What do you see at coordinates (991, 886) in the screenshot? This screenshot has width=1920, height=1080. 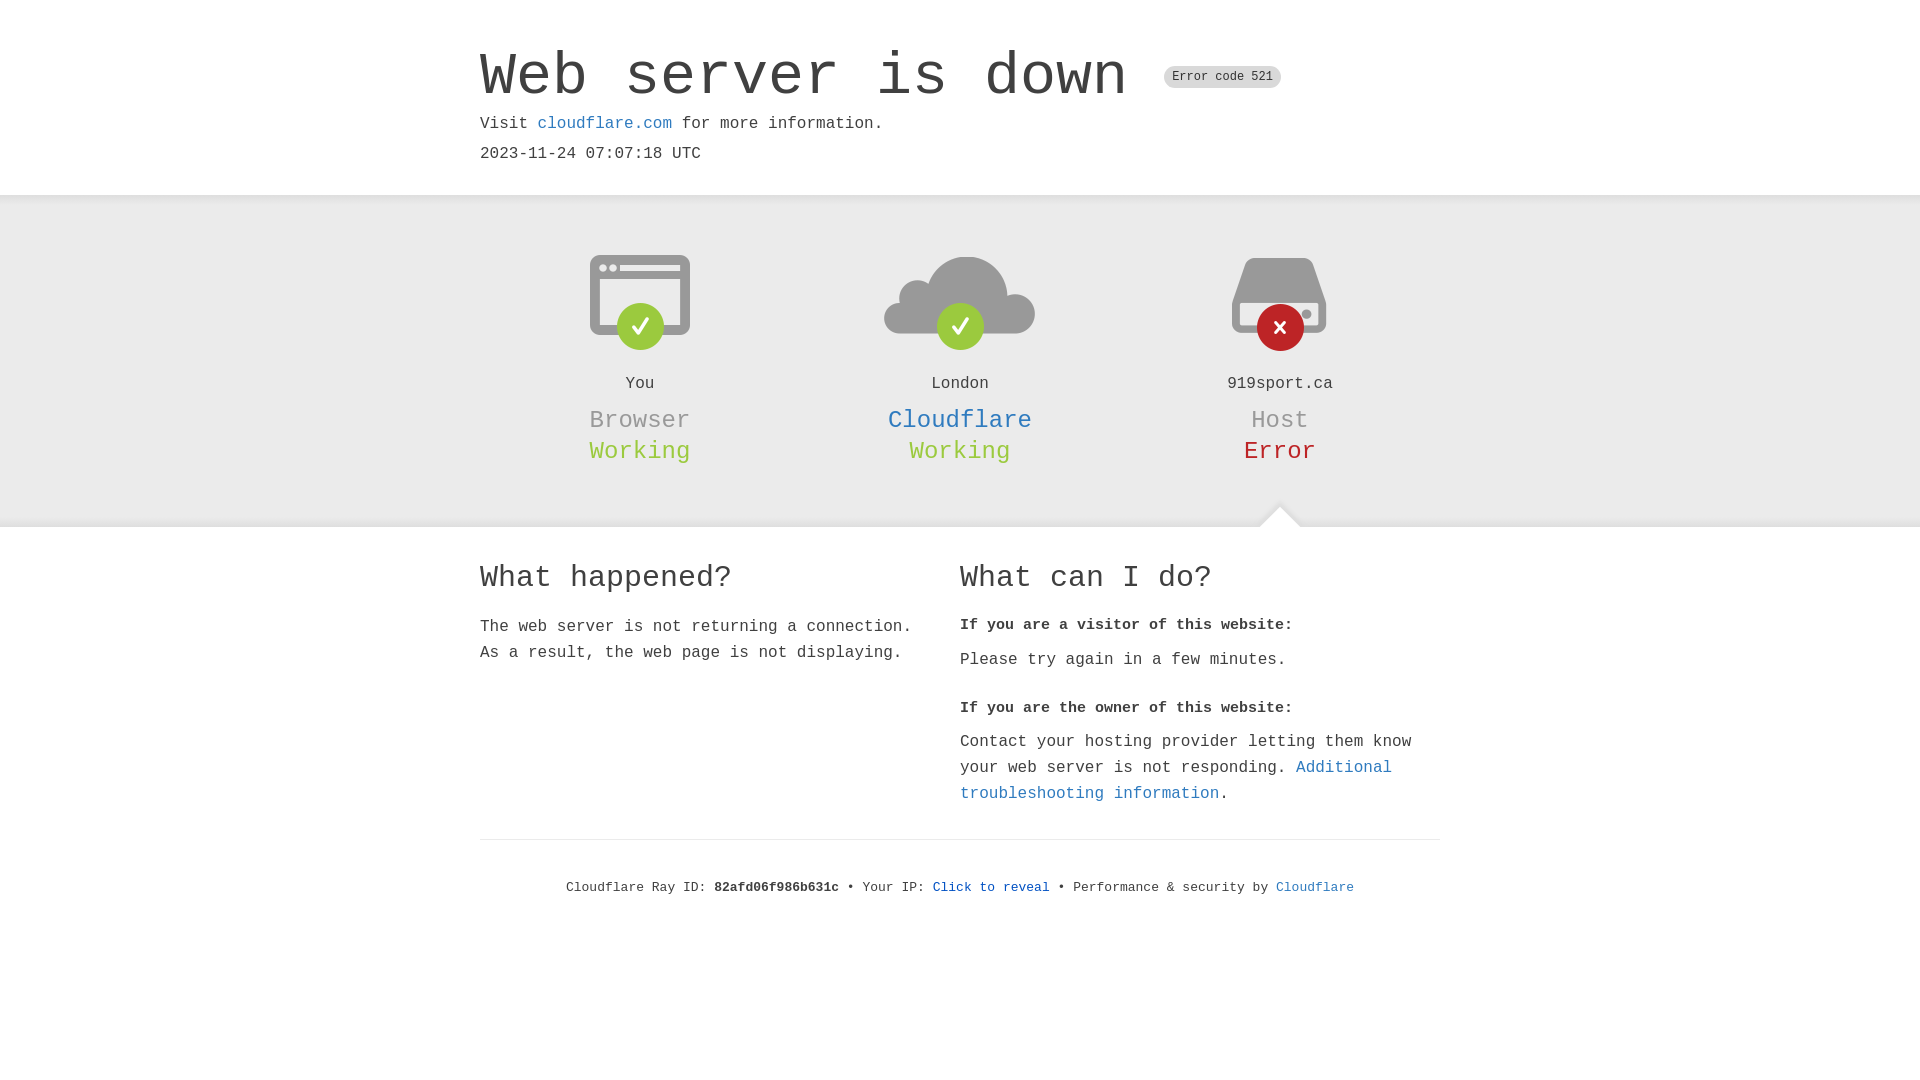 I see `'Click to reveal'` at bounding box center [991, 886].